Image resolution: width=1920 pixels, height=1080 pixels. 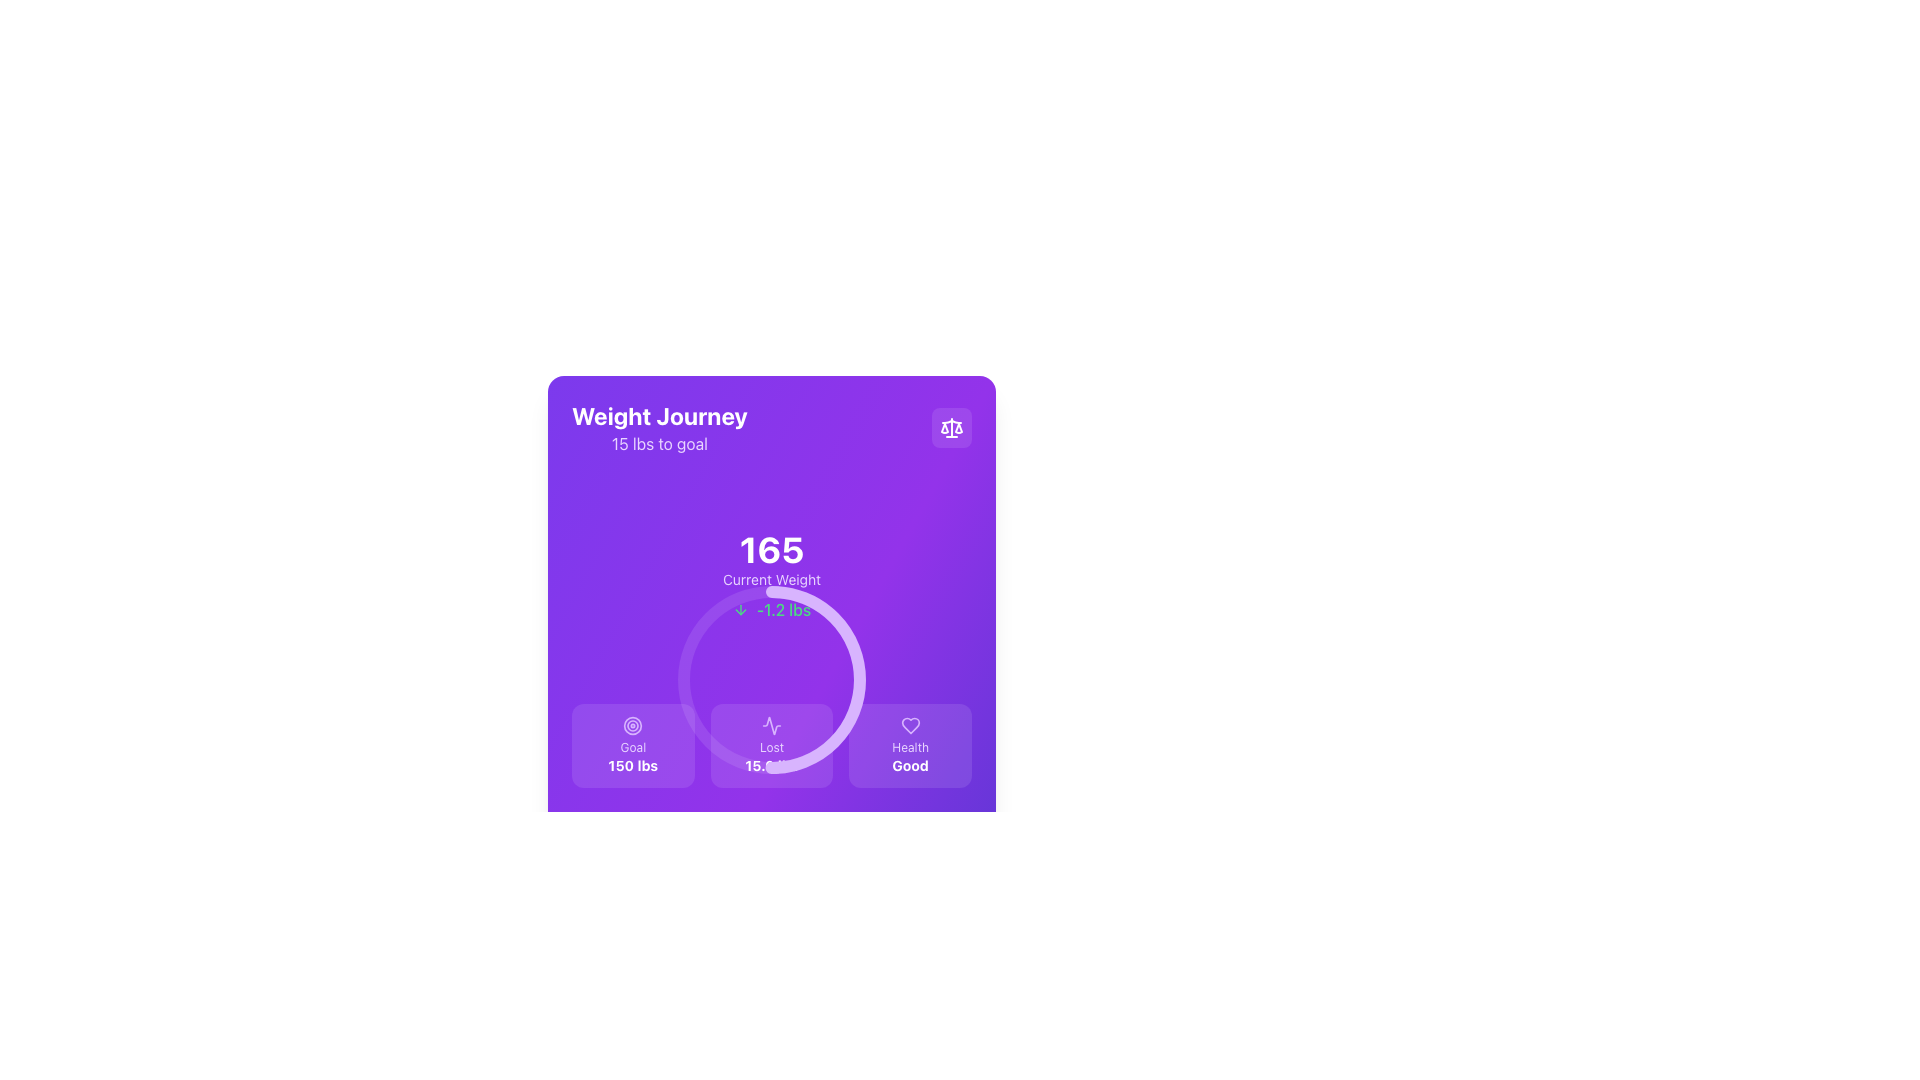 What do you see at coordinates (632, 725) in the screenshot?
I see `the middle circle of the three-concentric-circle graphic, which serves as a target icon representing focus or precision in the purple-themed interface` at bounding box center [632, 725].